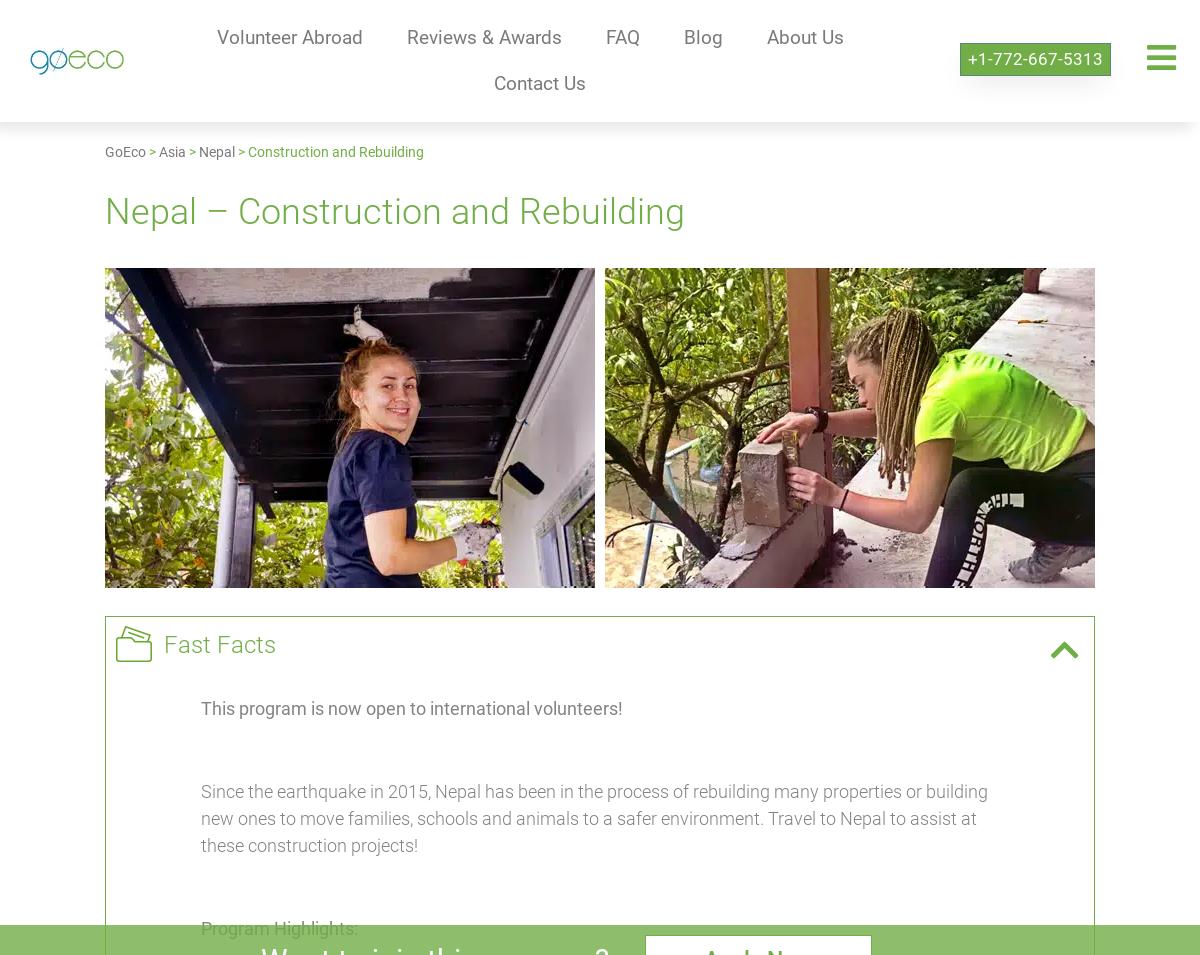  What do you see at coordinates (171, 151) in the screenshot?
I see `'Asia'` at bounding box center [171, 151].